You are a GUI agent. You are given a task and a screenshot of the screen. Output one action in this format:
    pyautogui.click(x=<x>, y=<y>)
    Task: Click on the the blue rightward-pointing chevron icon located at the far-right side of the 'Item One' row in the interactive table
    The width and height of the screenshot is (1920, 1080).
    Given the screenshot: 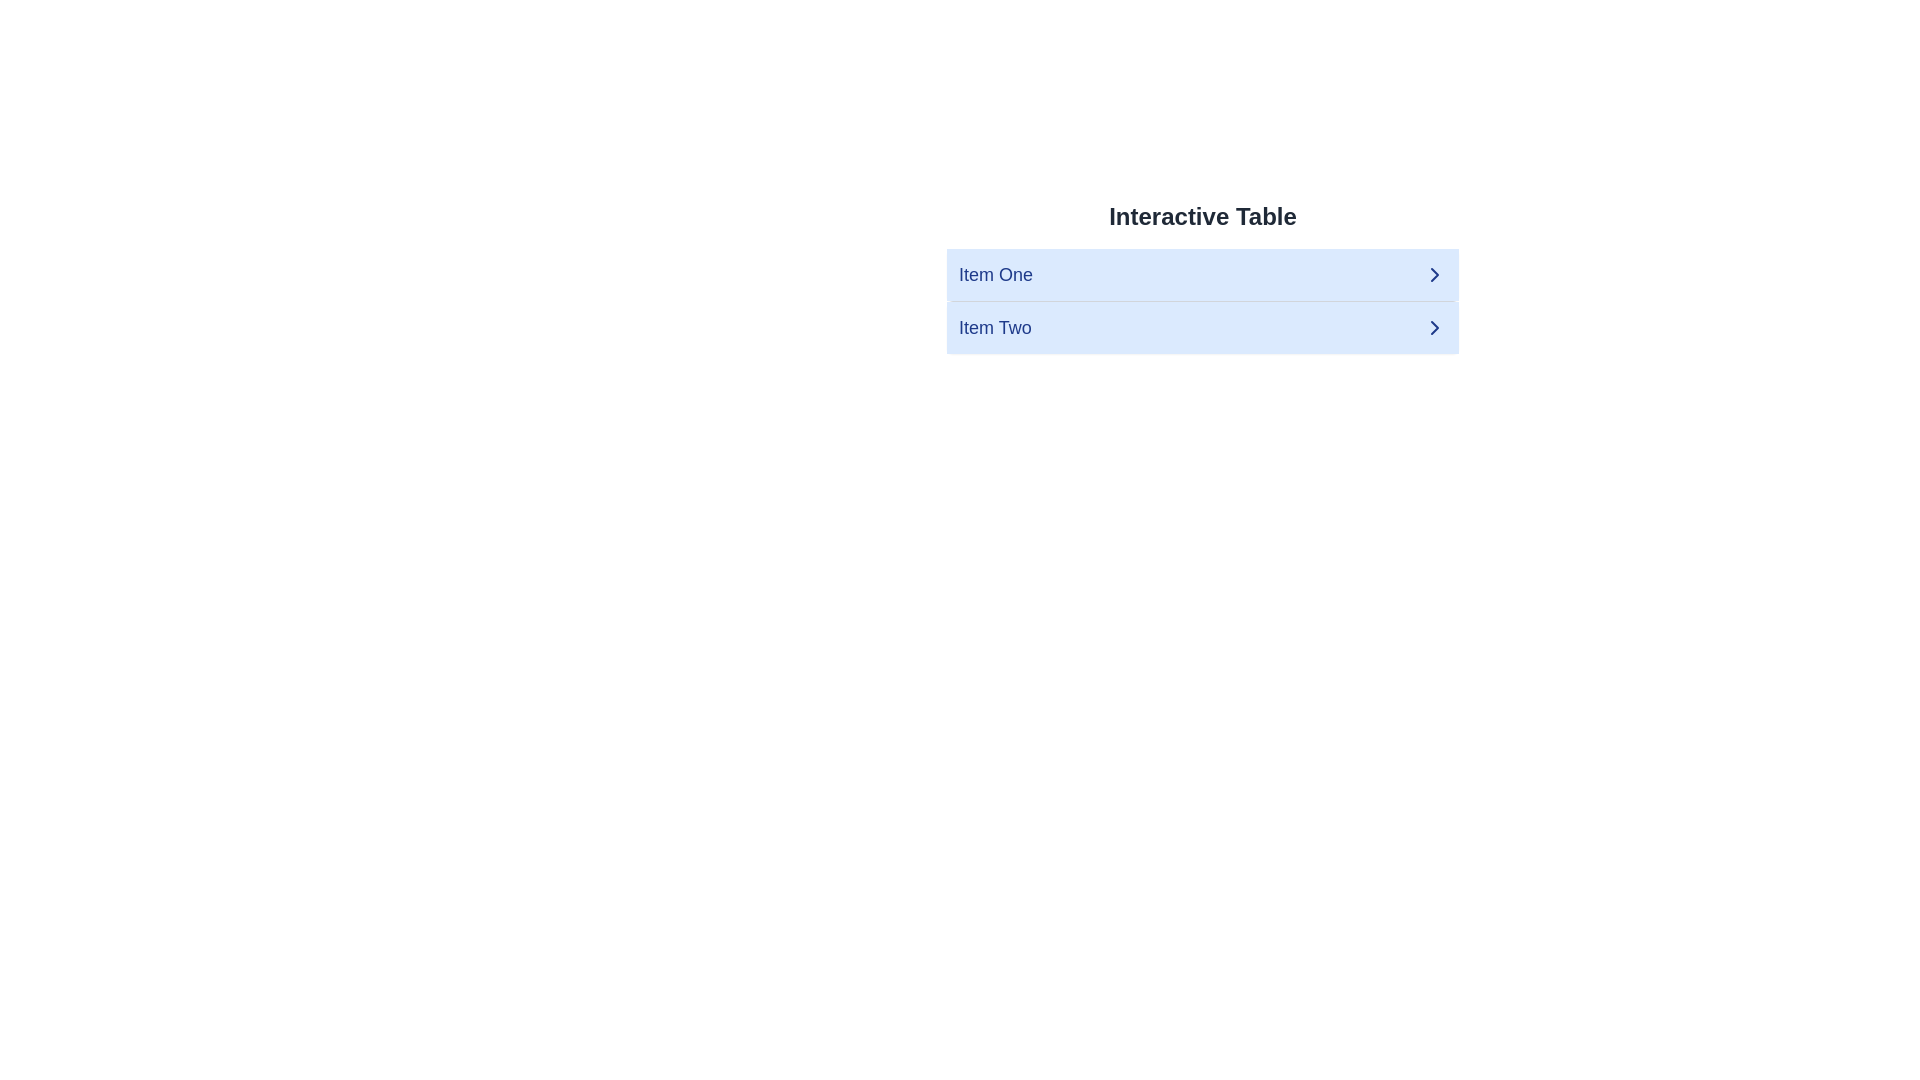 What is the action you would take?
    pyautogui.click(x=1434, y=274)
    